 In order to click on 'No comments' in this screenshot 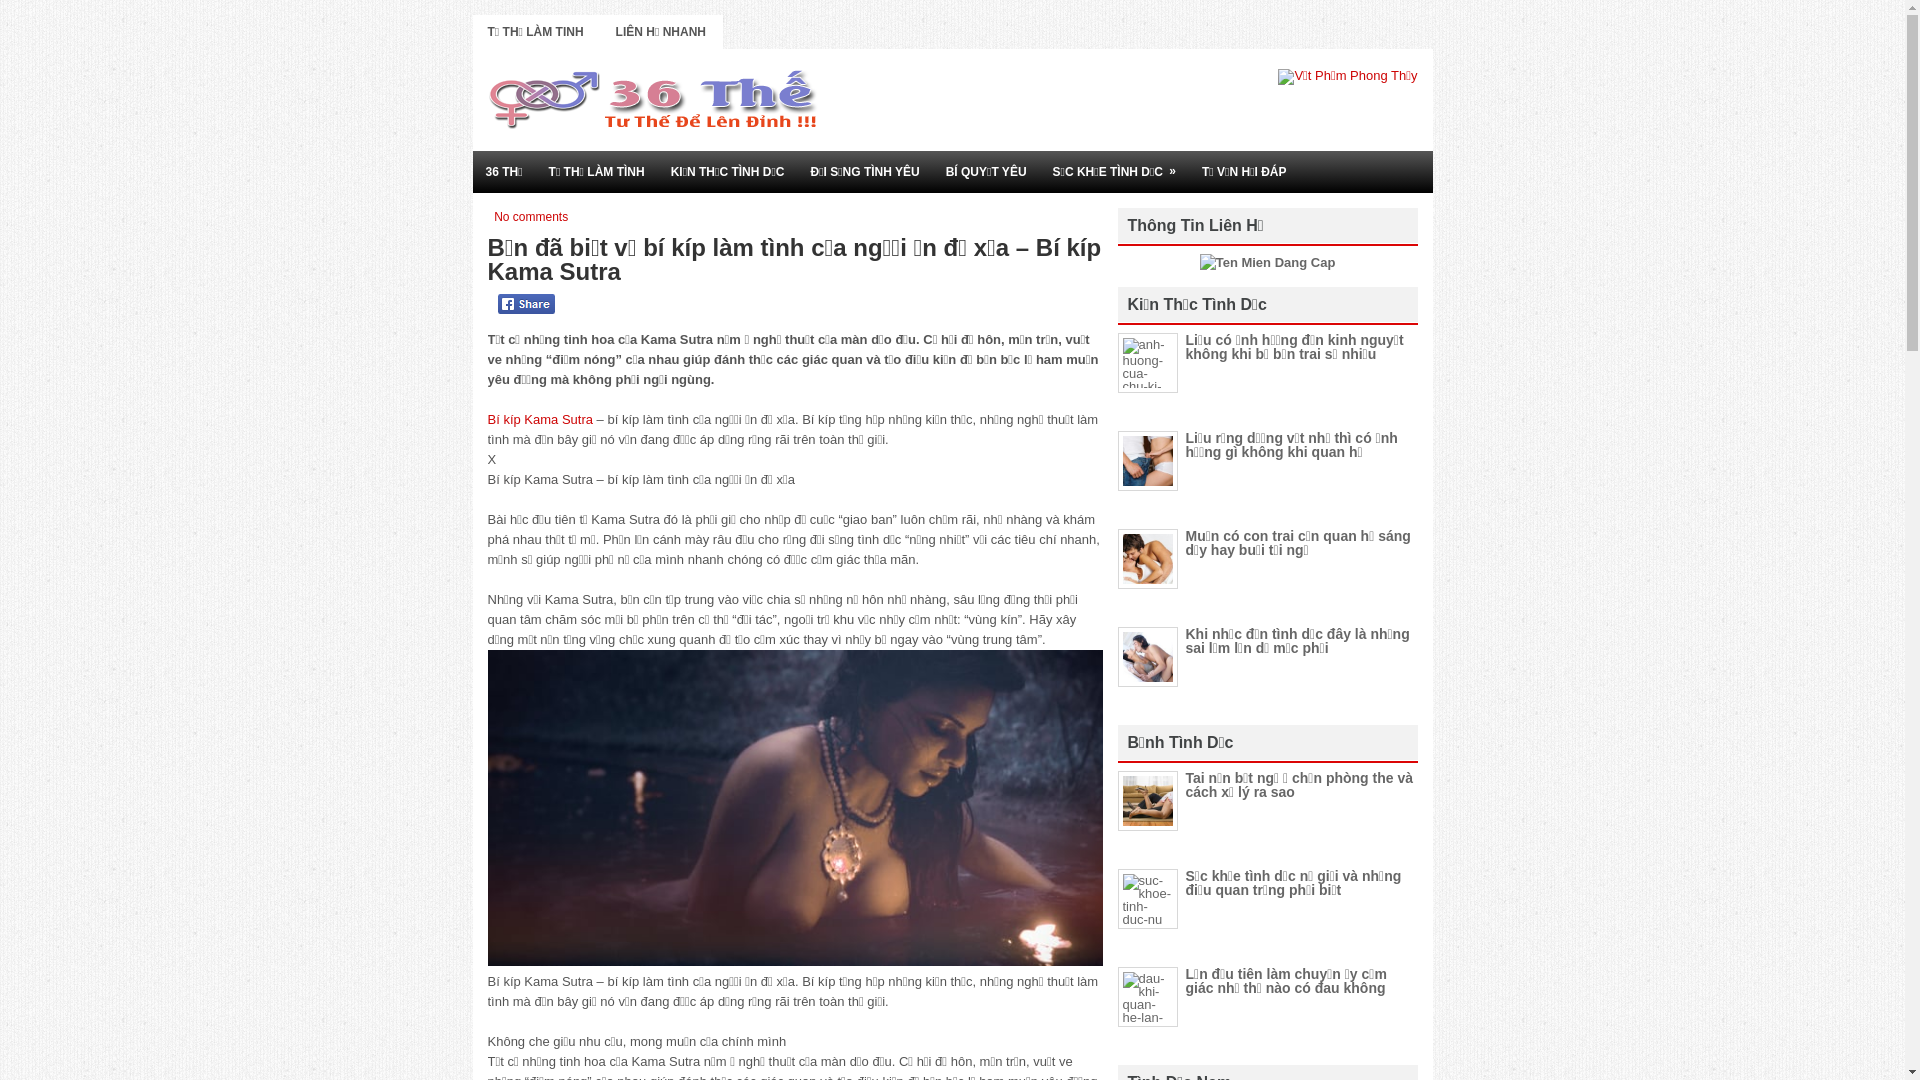, I will do `click(531, 216)`.